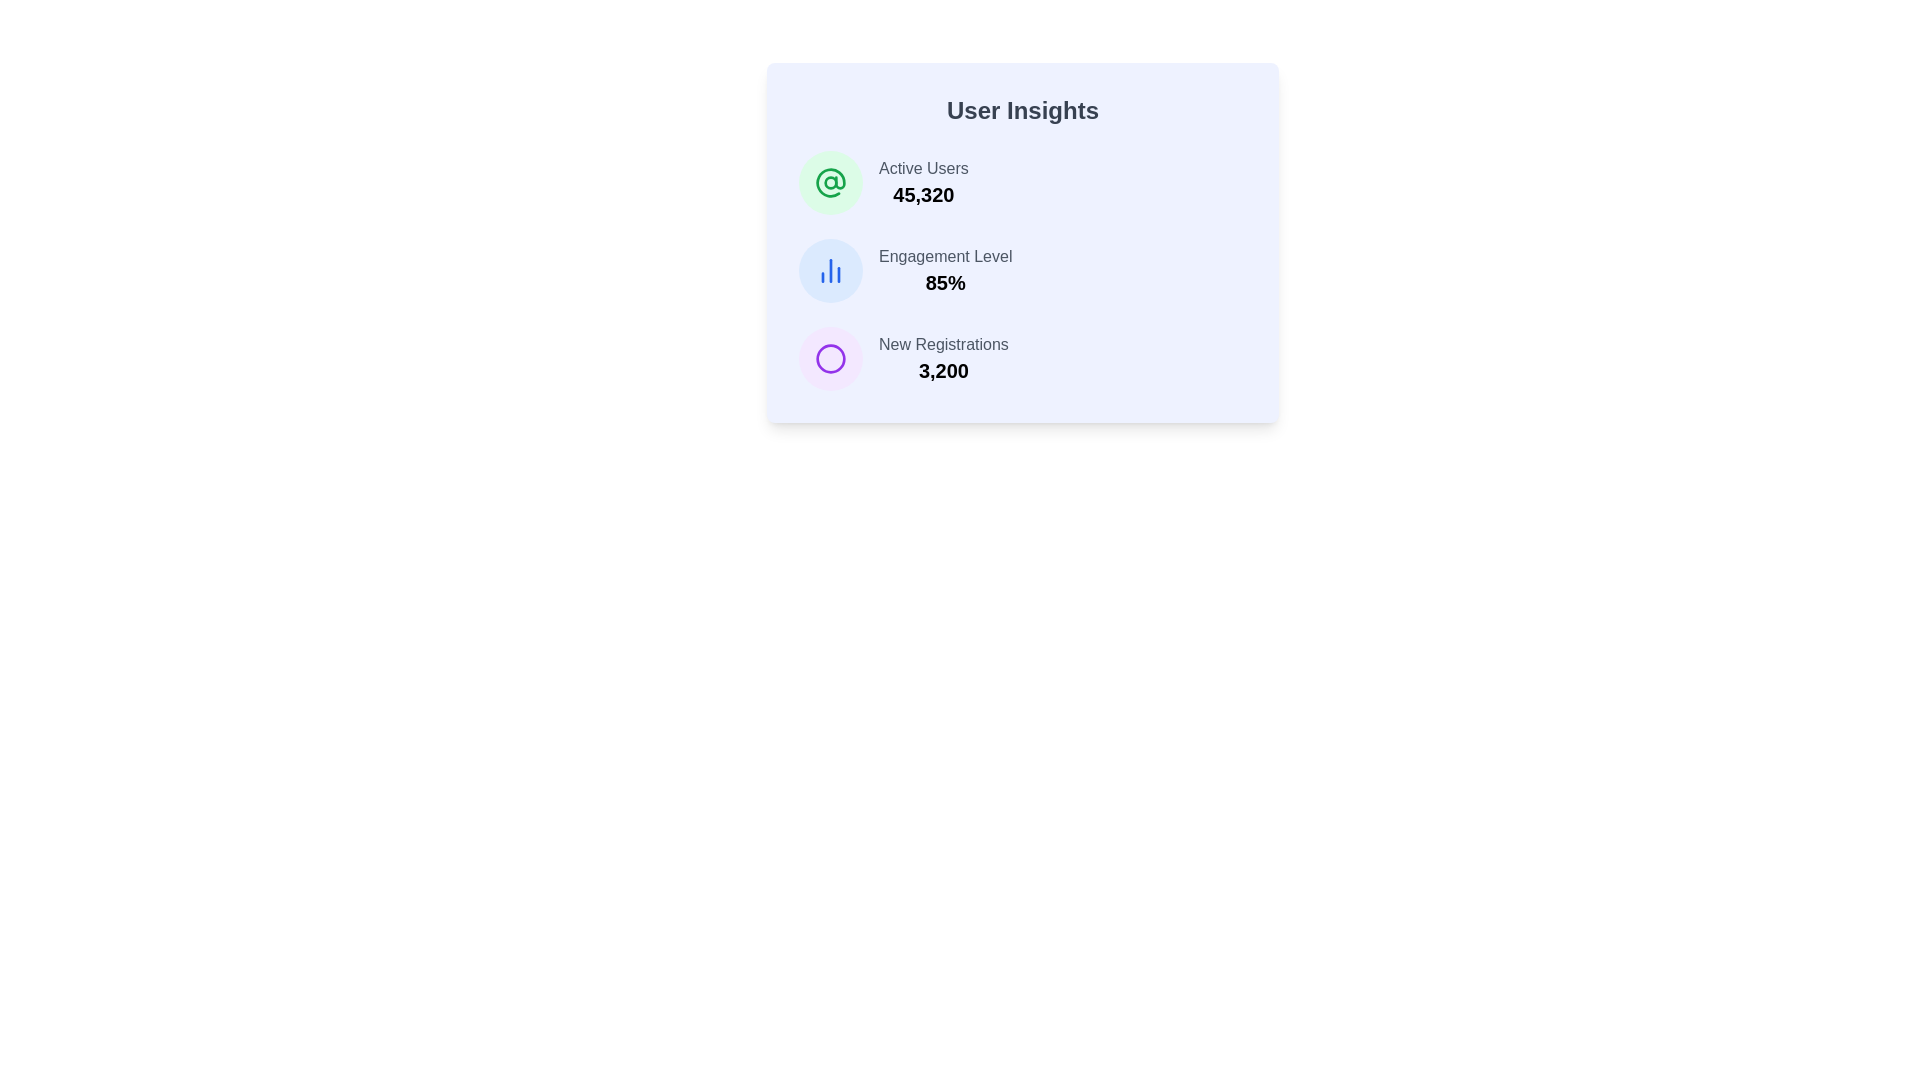 This screenshot has height=1080, width=1920. Describe the element at coordinates (942, 357) in the screenshot. I see `the static text block that displays the number of new registrations, located in the bottom right quadrant of the 'User Insights' card, which is the third item in a vertical list` at that location.